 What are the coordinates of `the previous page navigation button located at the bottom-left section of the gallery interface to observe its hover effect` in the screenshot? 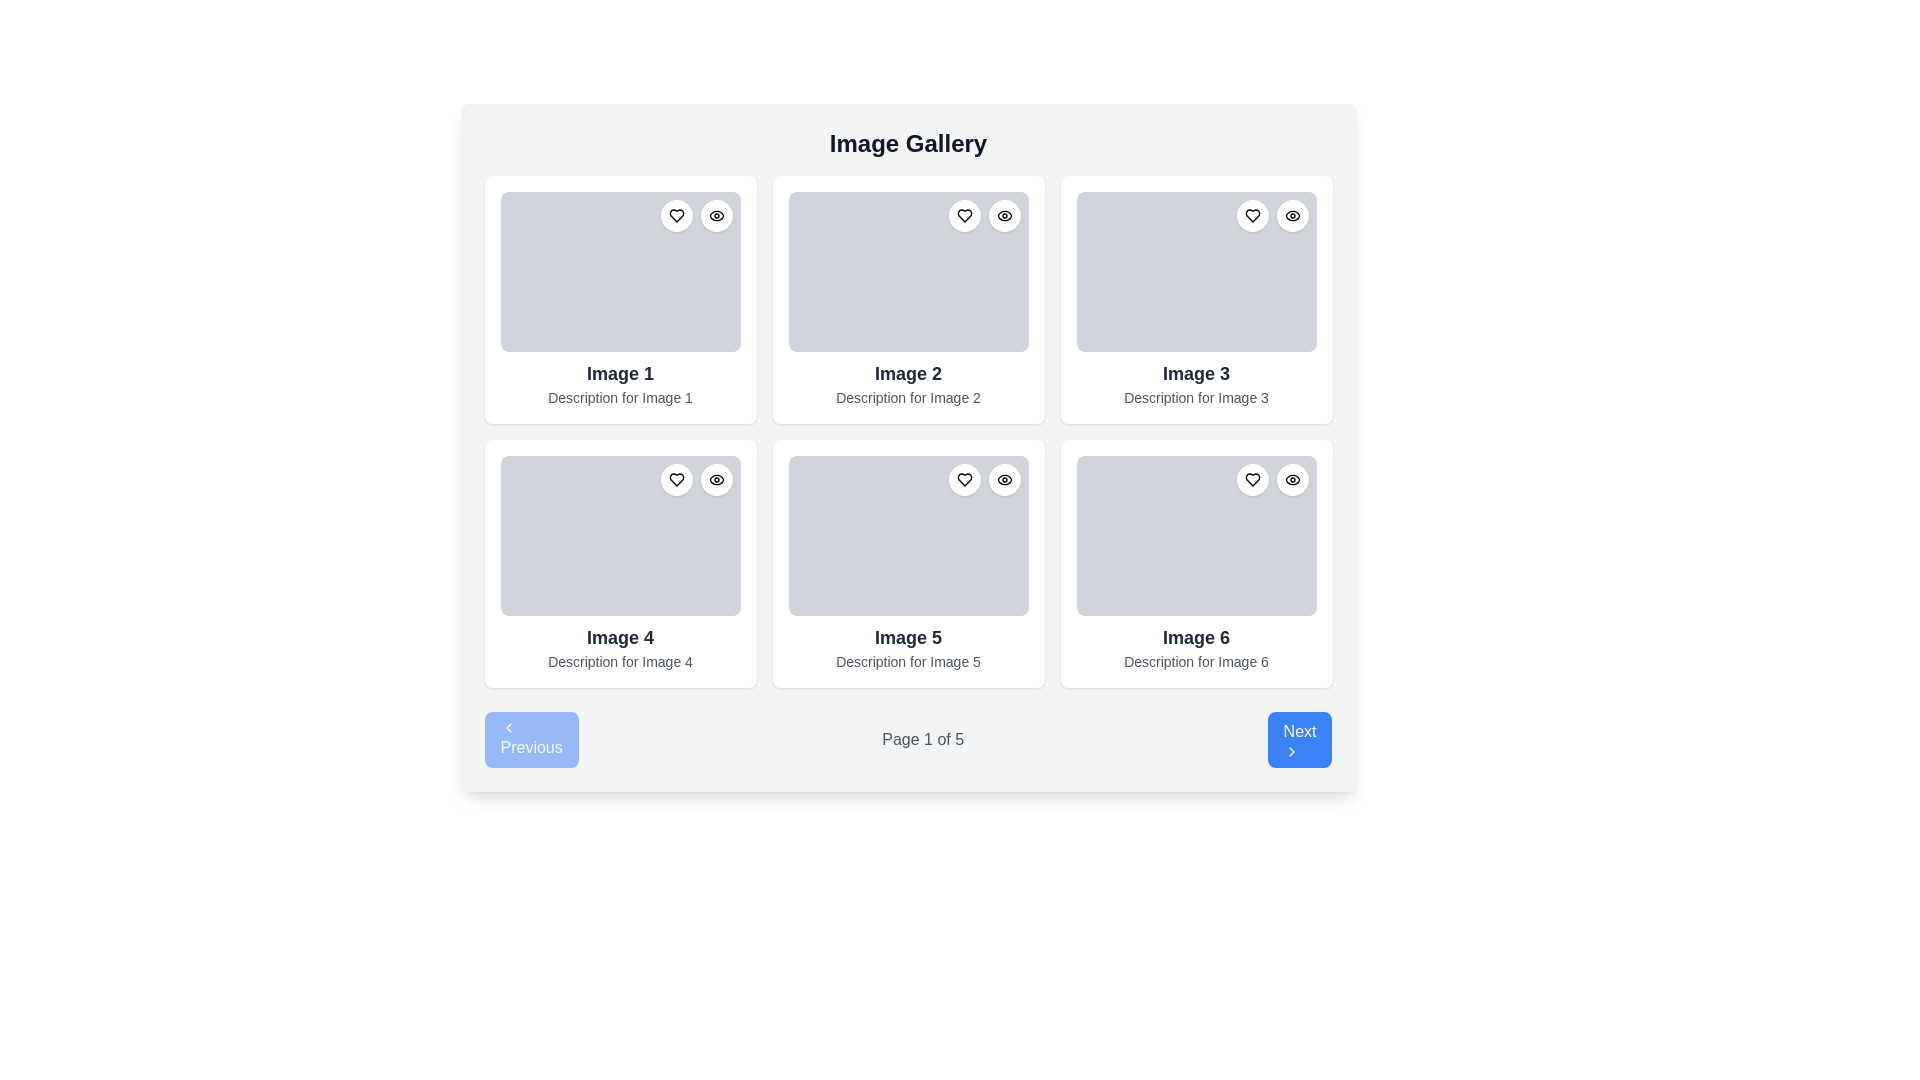 It's located at (531, 740).